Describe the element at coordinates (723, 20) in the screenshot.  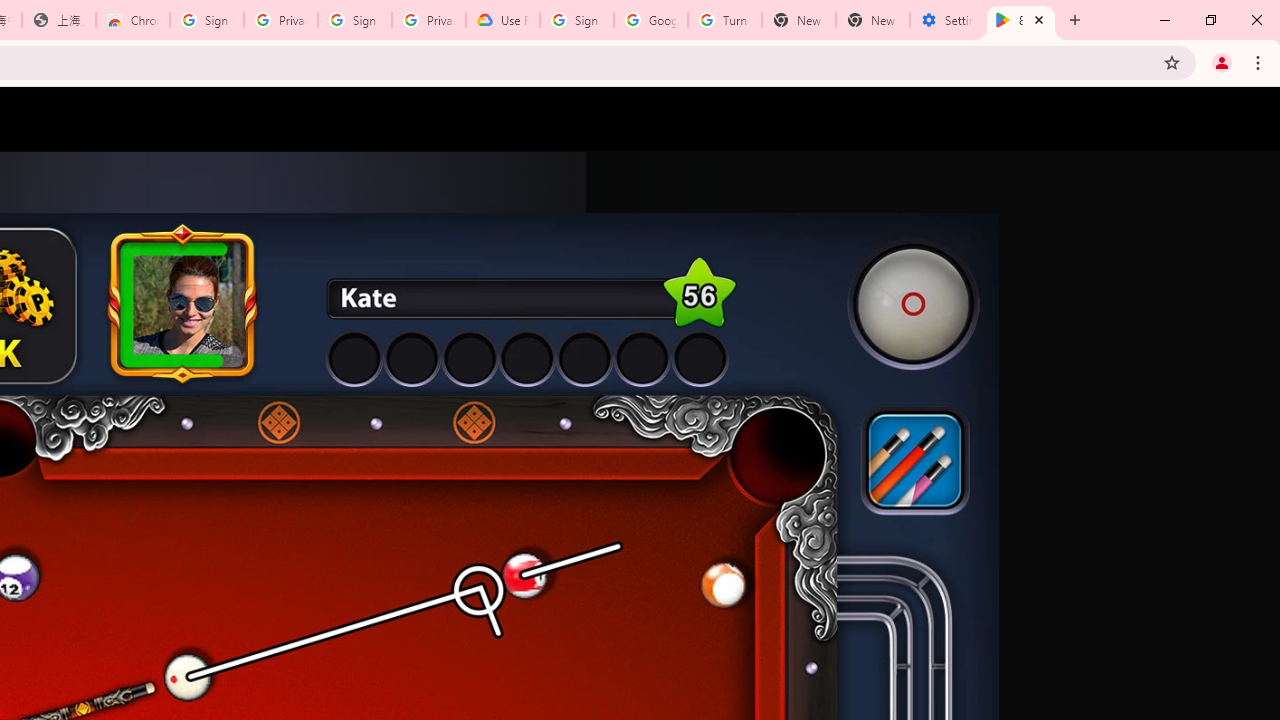
I see `'Turn cookies on or off - Computer - Google Account Help'` at that location.